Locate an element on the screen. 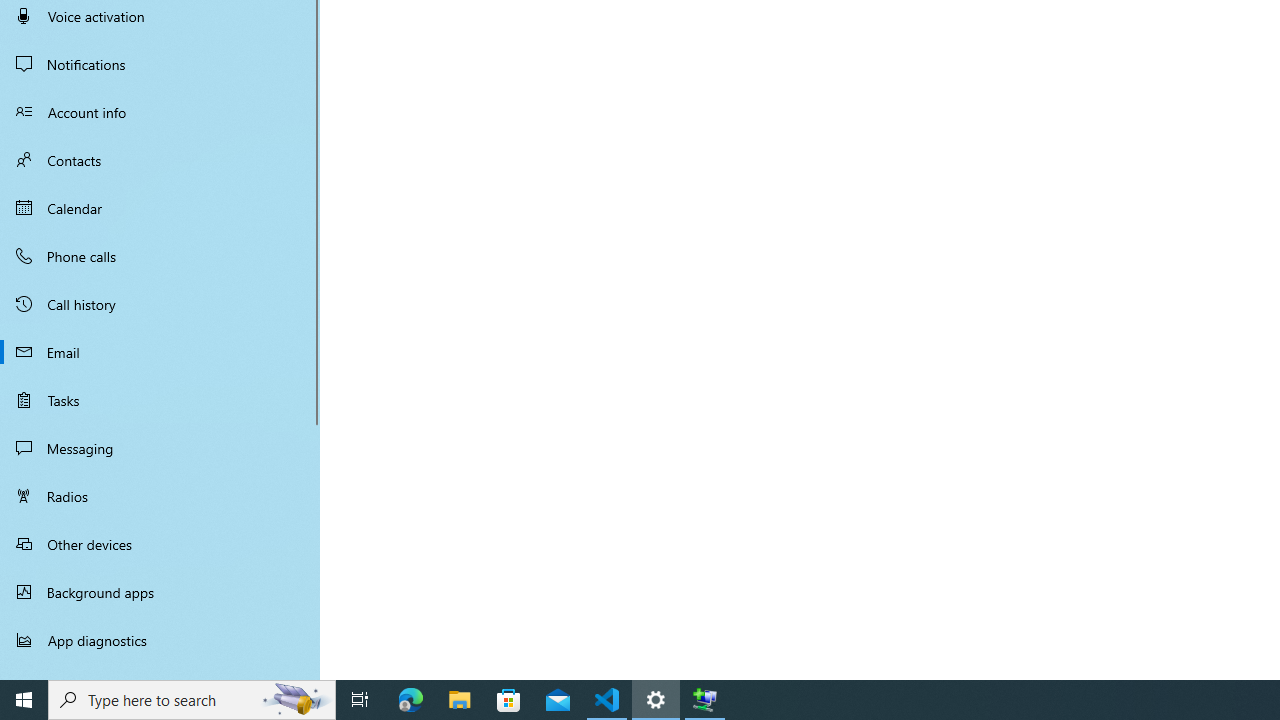 Image resolution: width=1280 pixels, height=720 pixels. 'Type here to search' is located at coordinates (192, 698).